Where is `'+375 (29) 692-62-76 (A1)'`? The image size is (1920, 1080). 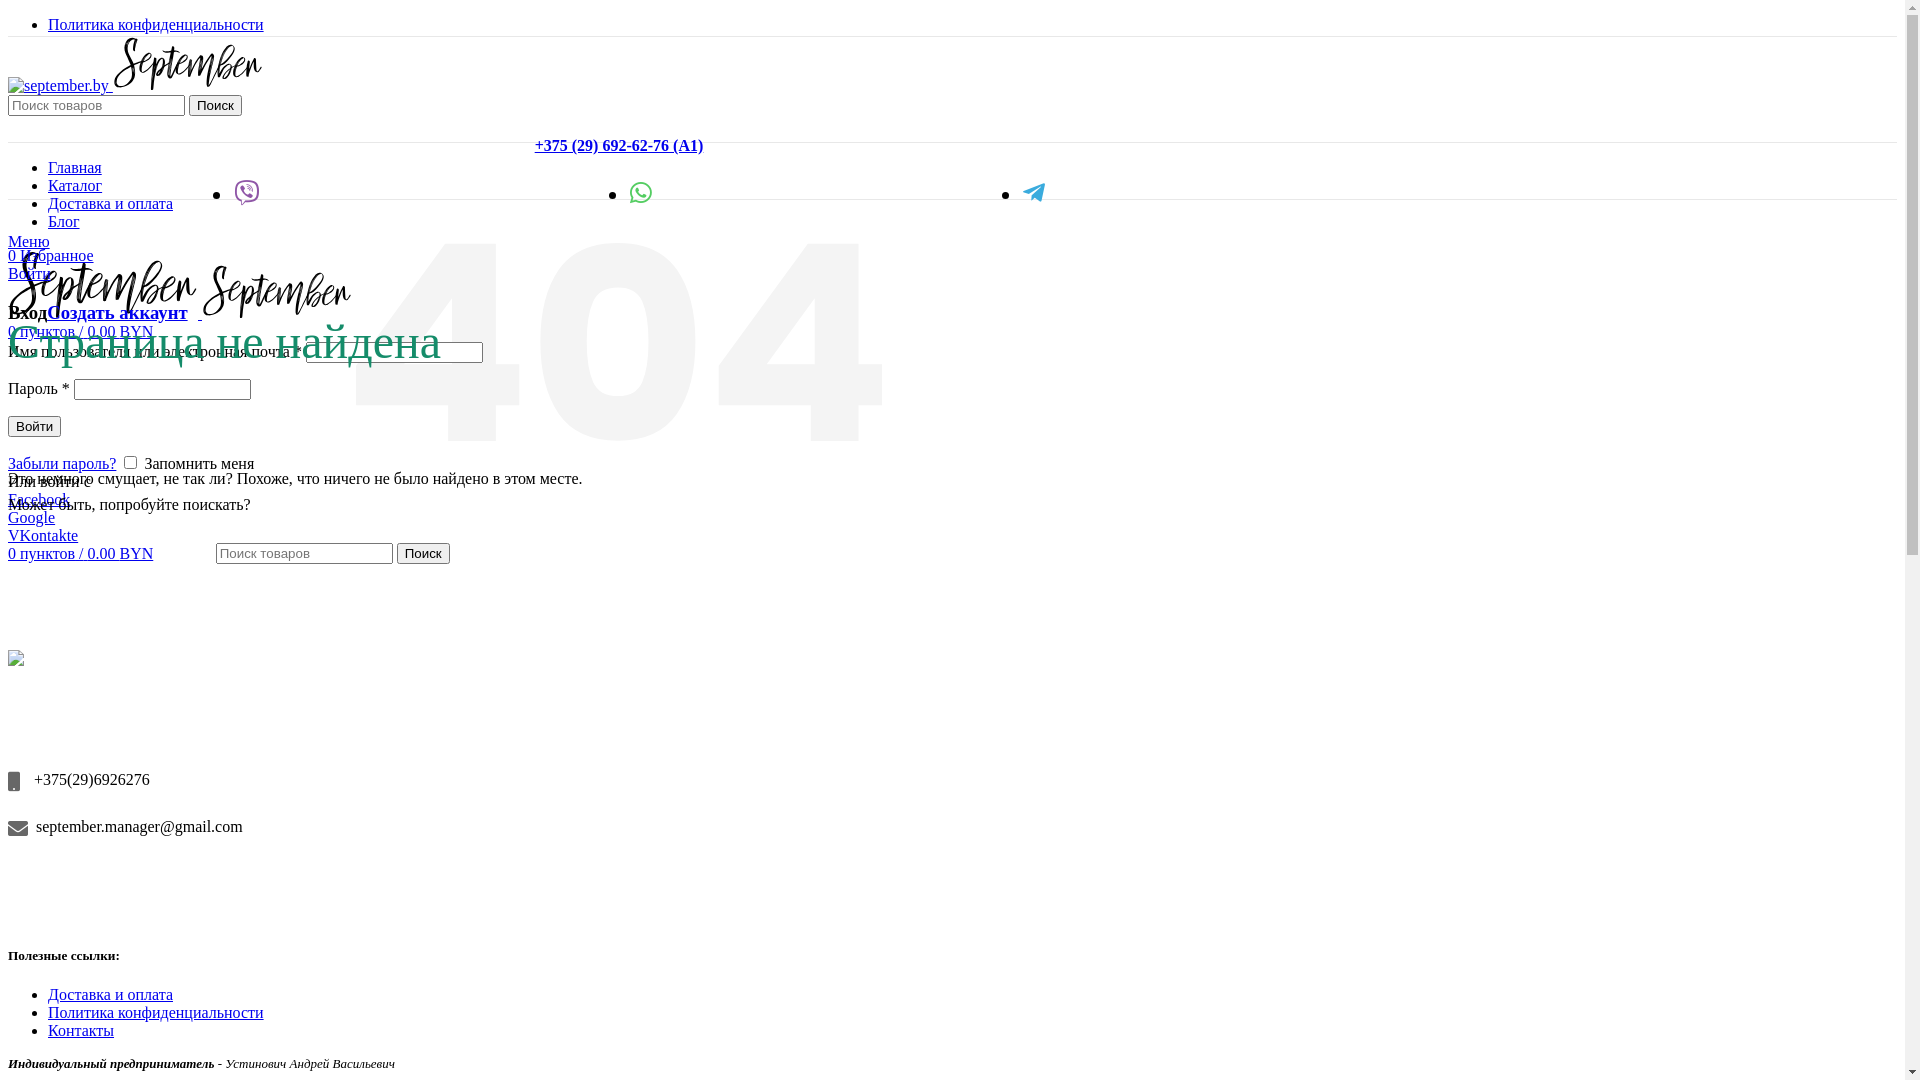
'+375 (29) 692-62-76 (A1)' is located at coordinates (534, 144).